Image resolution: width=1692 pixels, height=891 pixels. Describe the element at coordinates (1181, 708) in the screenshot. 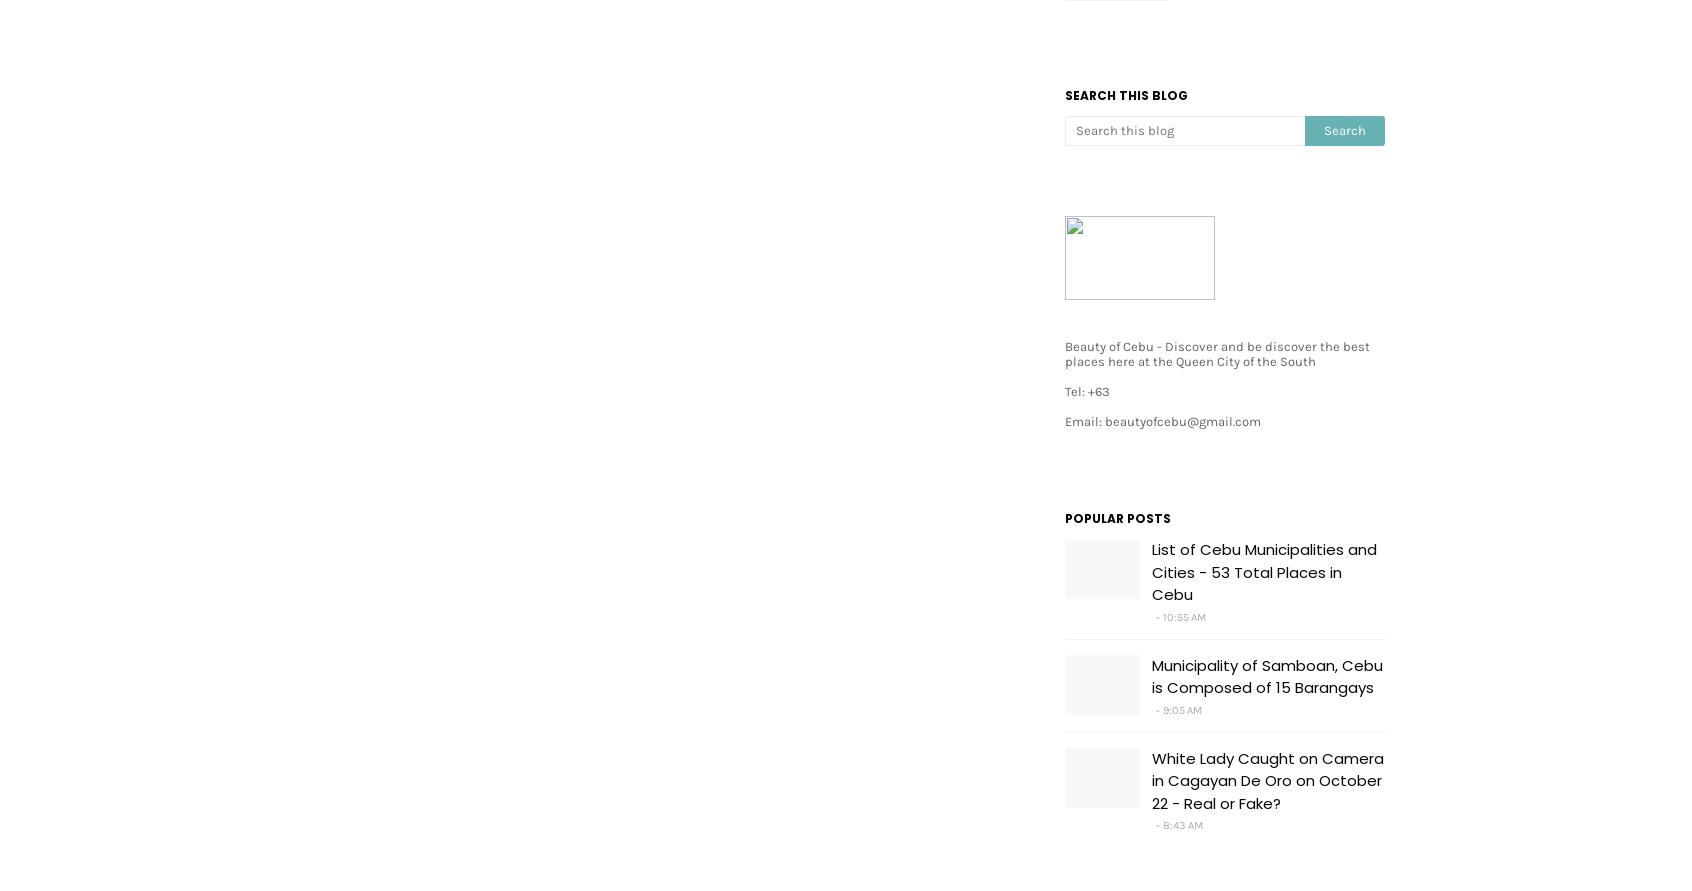

I see `'9:05 AM'` at that location.